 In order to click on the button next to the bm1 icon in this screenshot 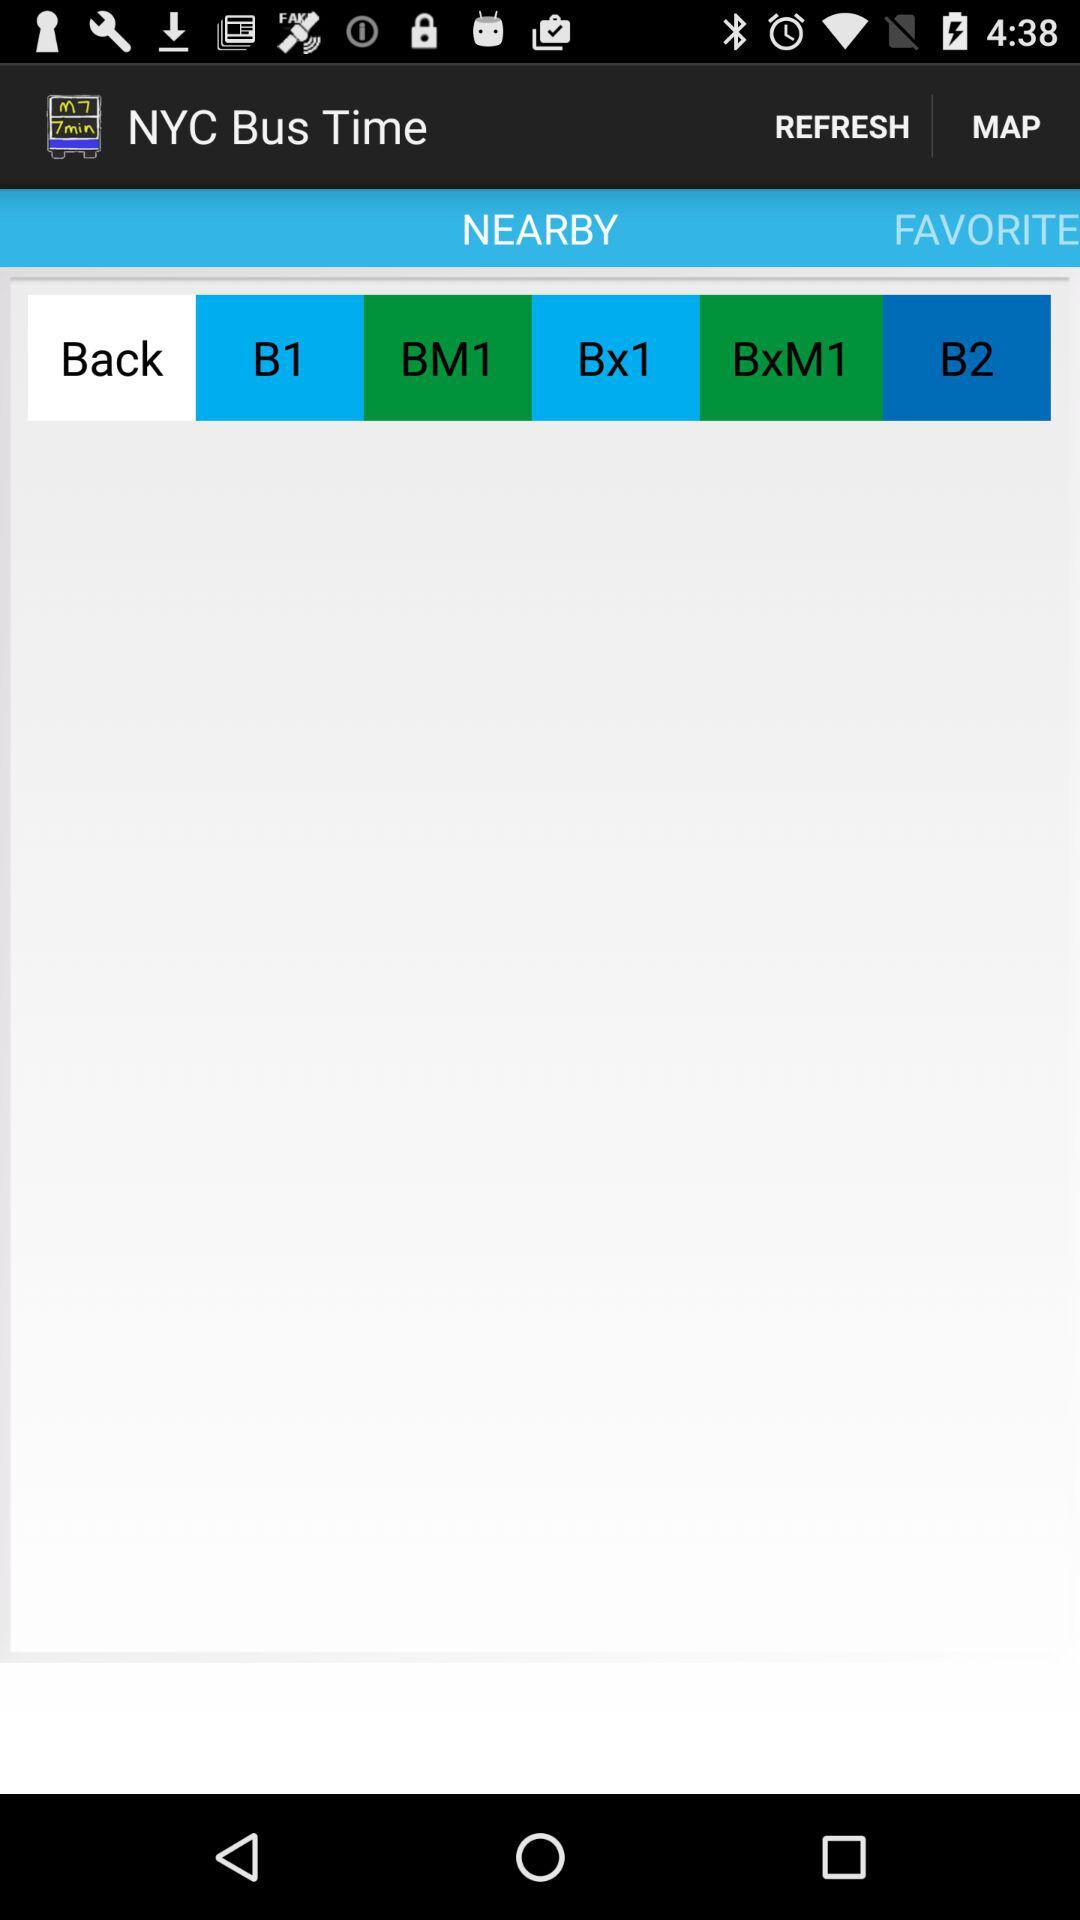, I will do `click(614, 357)`.